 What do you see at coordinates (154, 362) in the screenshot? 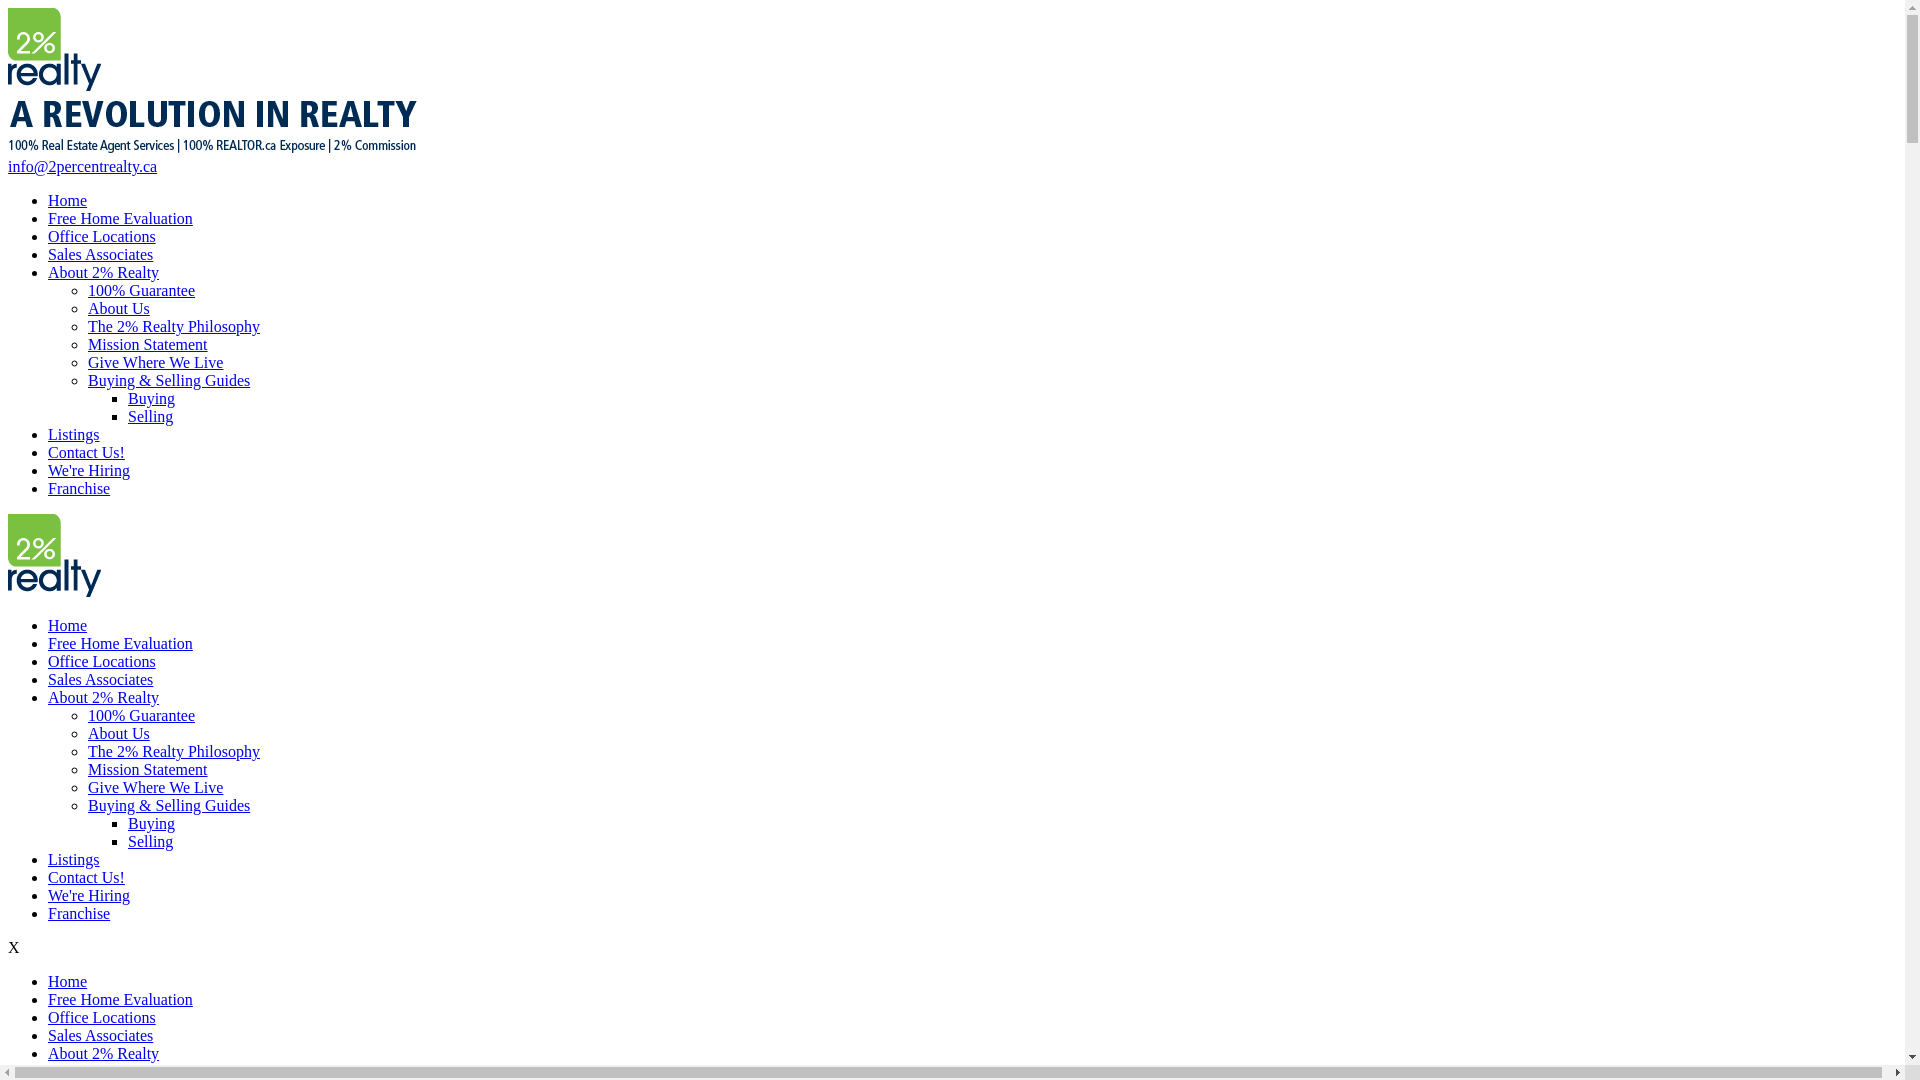
I see `'Give Where We Live'` at bounding box center [154, 362].